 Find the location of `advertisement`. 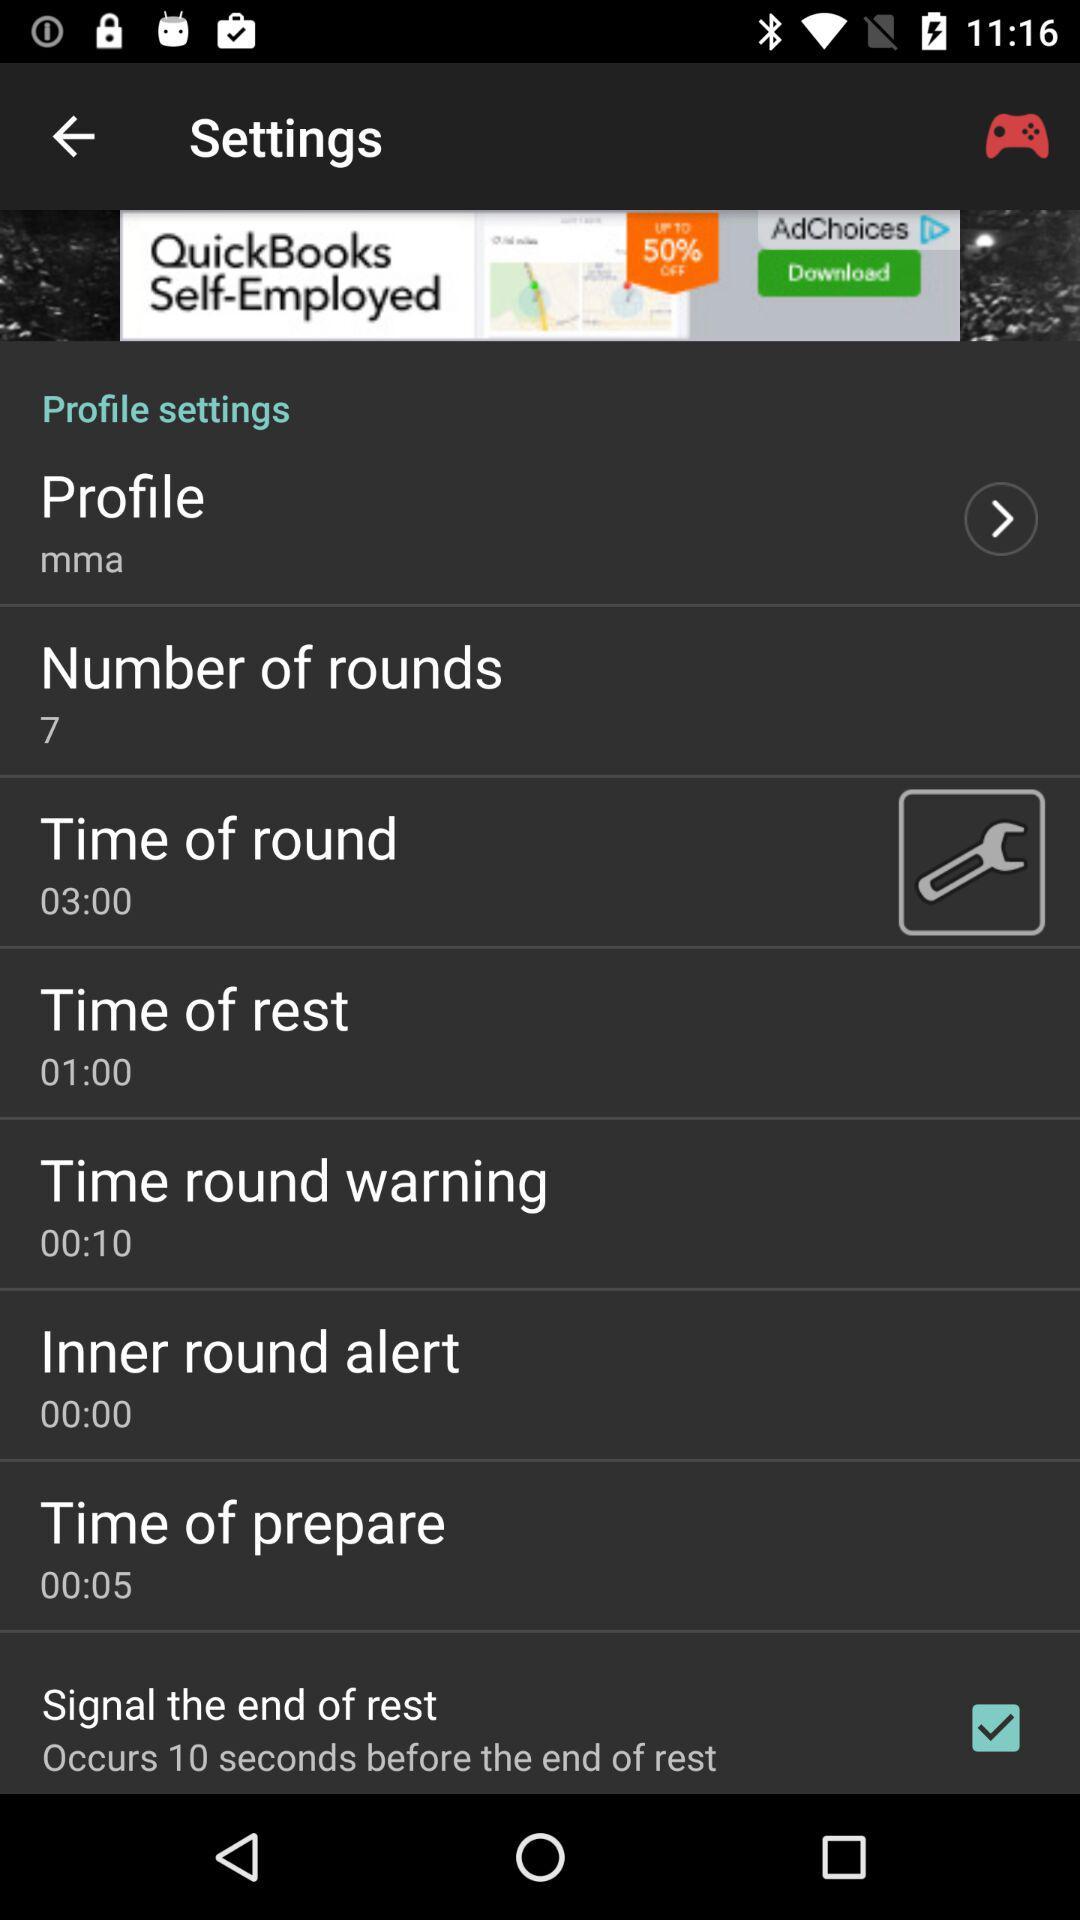

advertisement is located at coordinates (540, 274).